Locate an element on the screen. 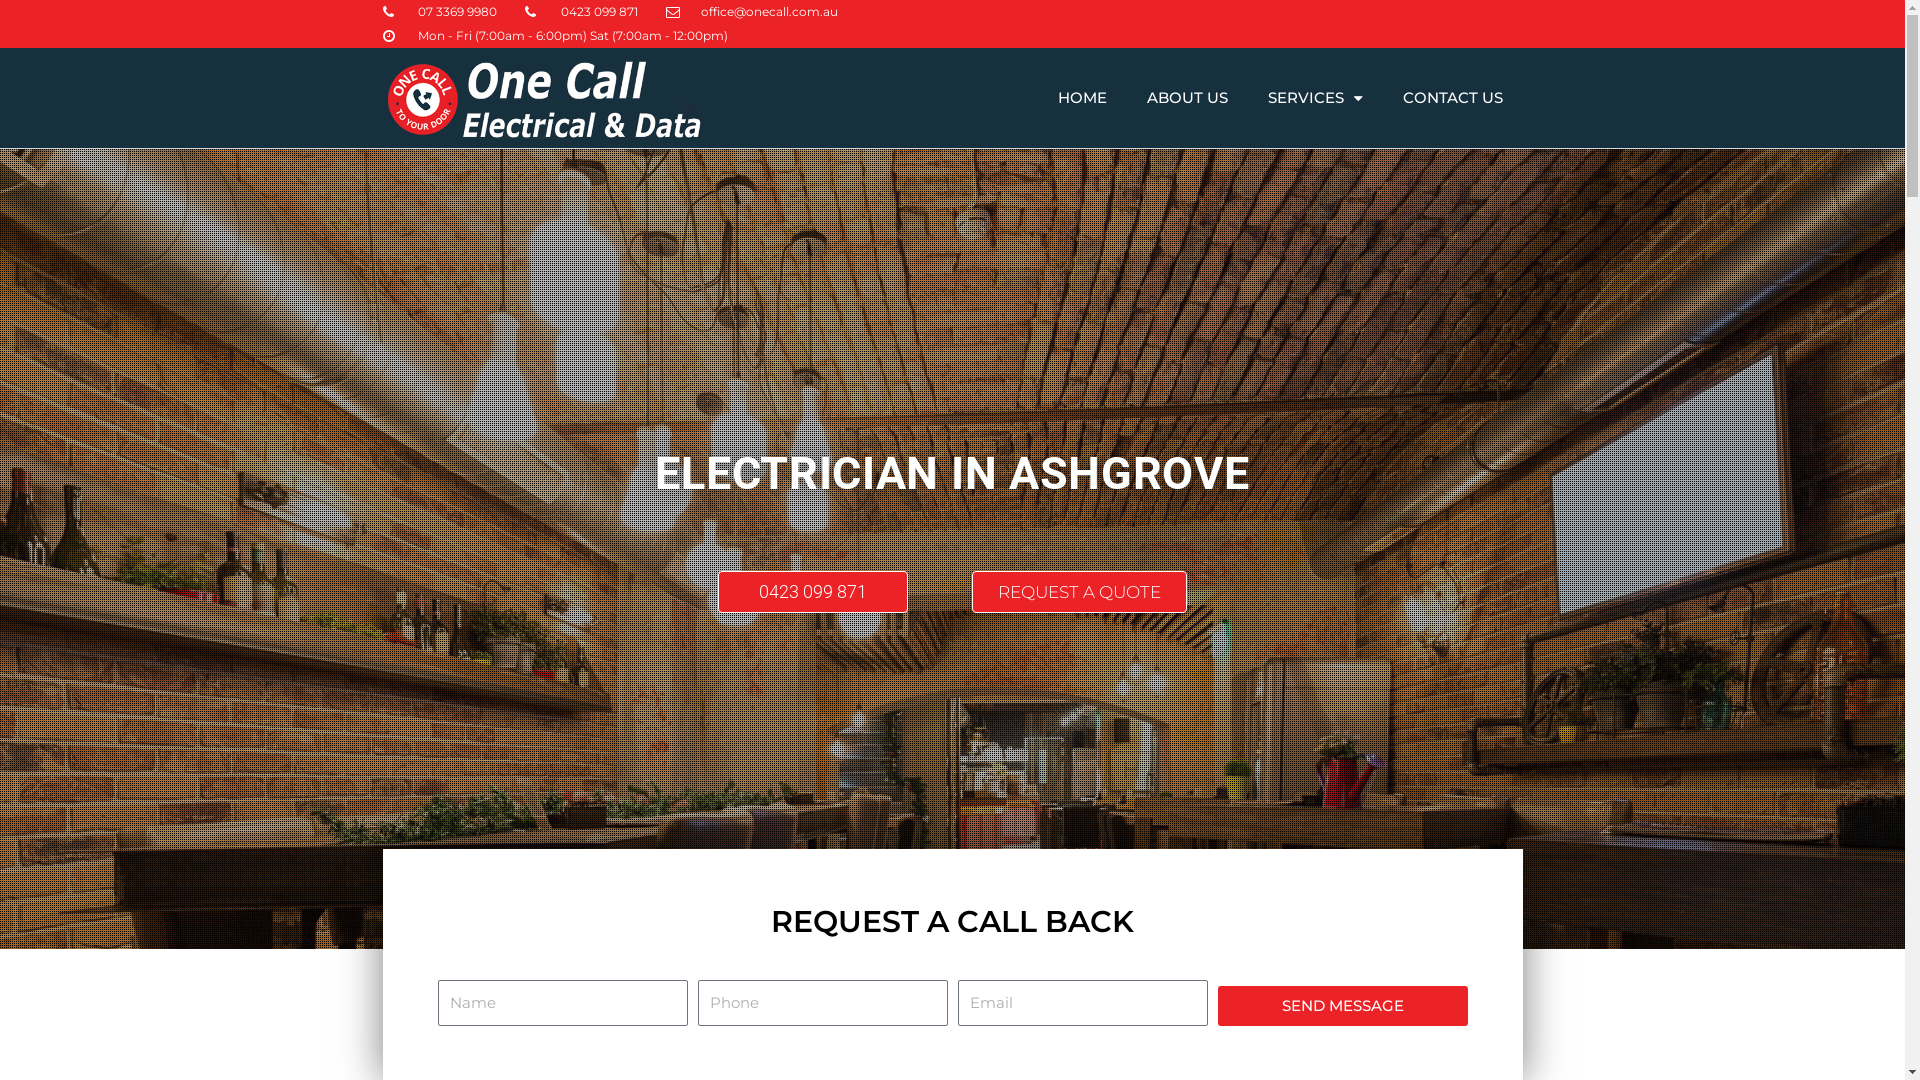 The height and width of the screenshot is (1080, 1920). 'HOME' is located at coordinates (1081, 97).